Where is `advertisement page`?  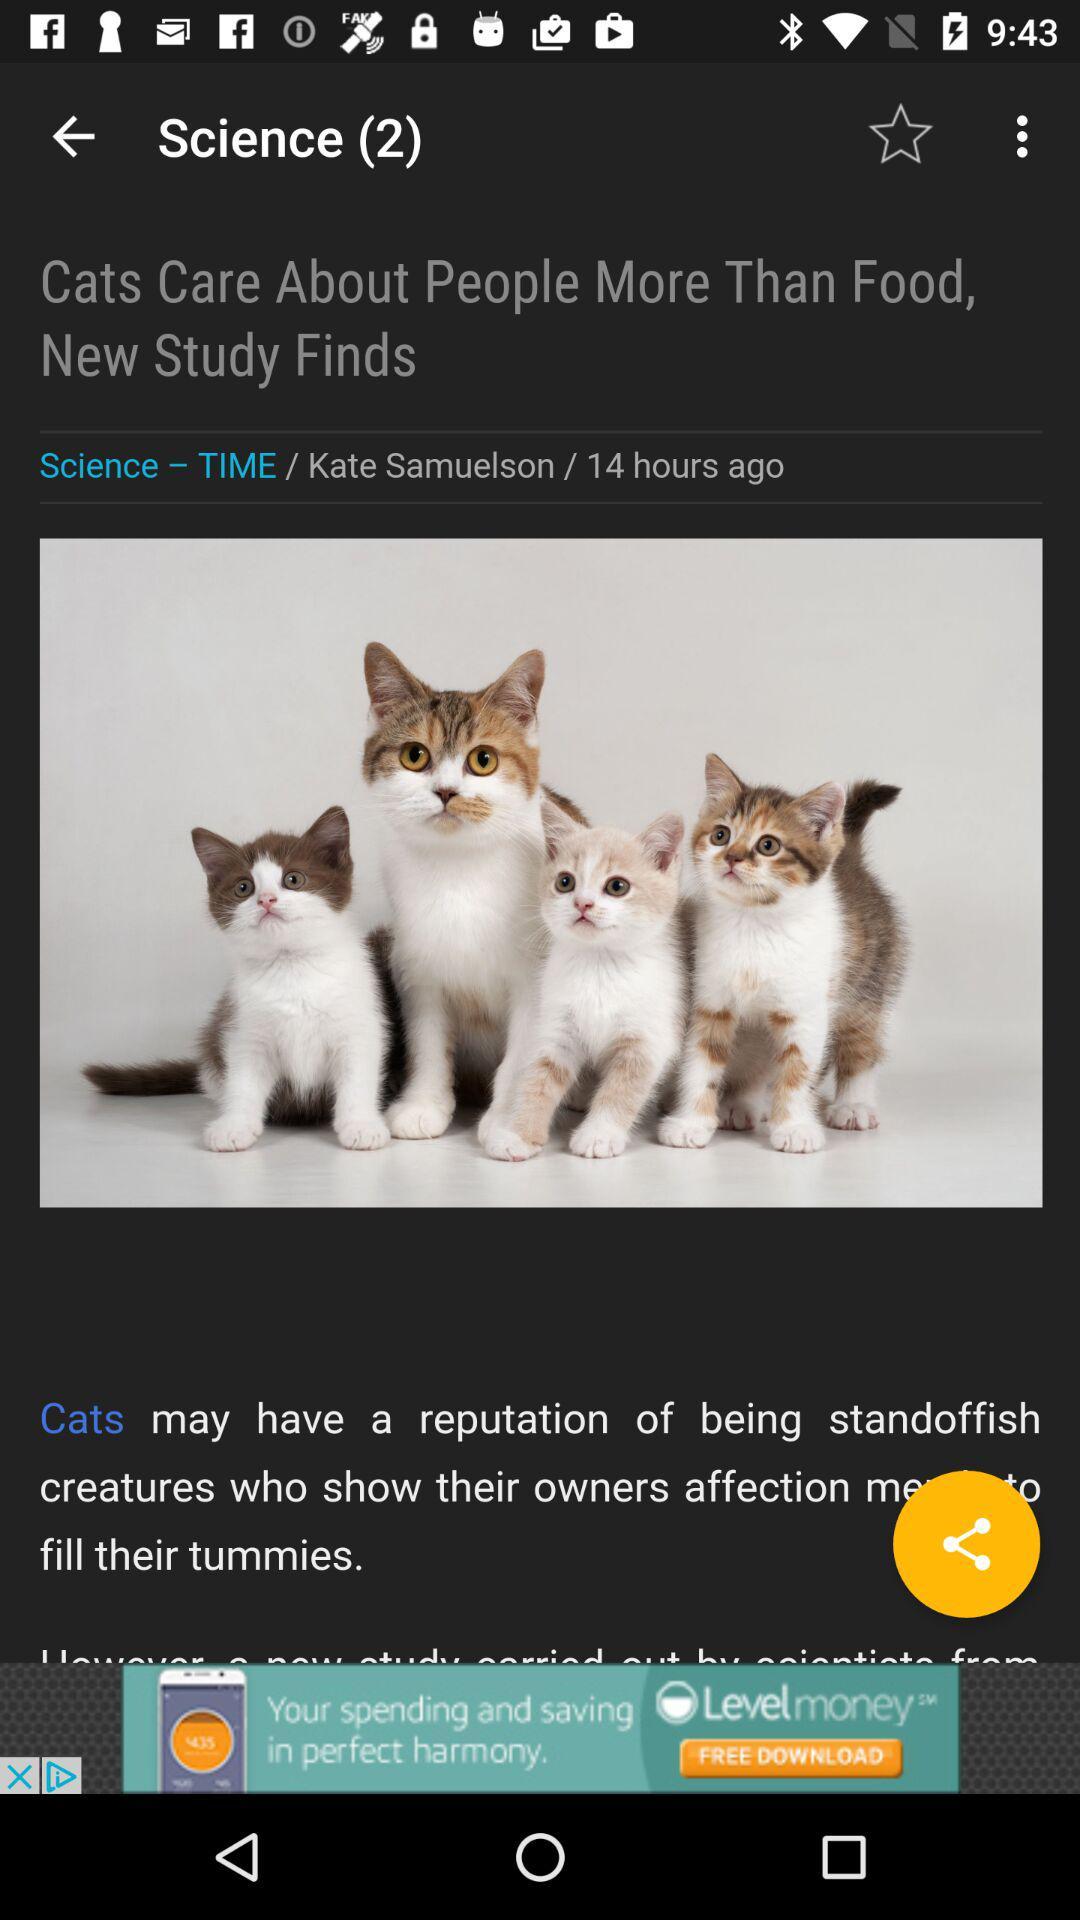 advertisement page is located at coordinates (540, 862).